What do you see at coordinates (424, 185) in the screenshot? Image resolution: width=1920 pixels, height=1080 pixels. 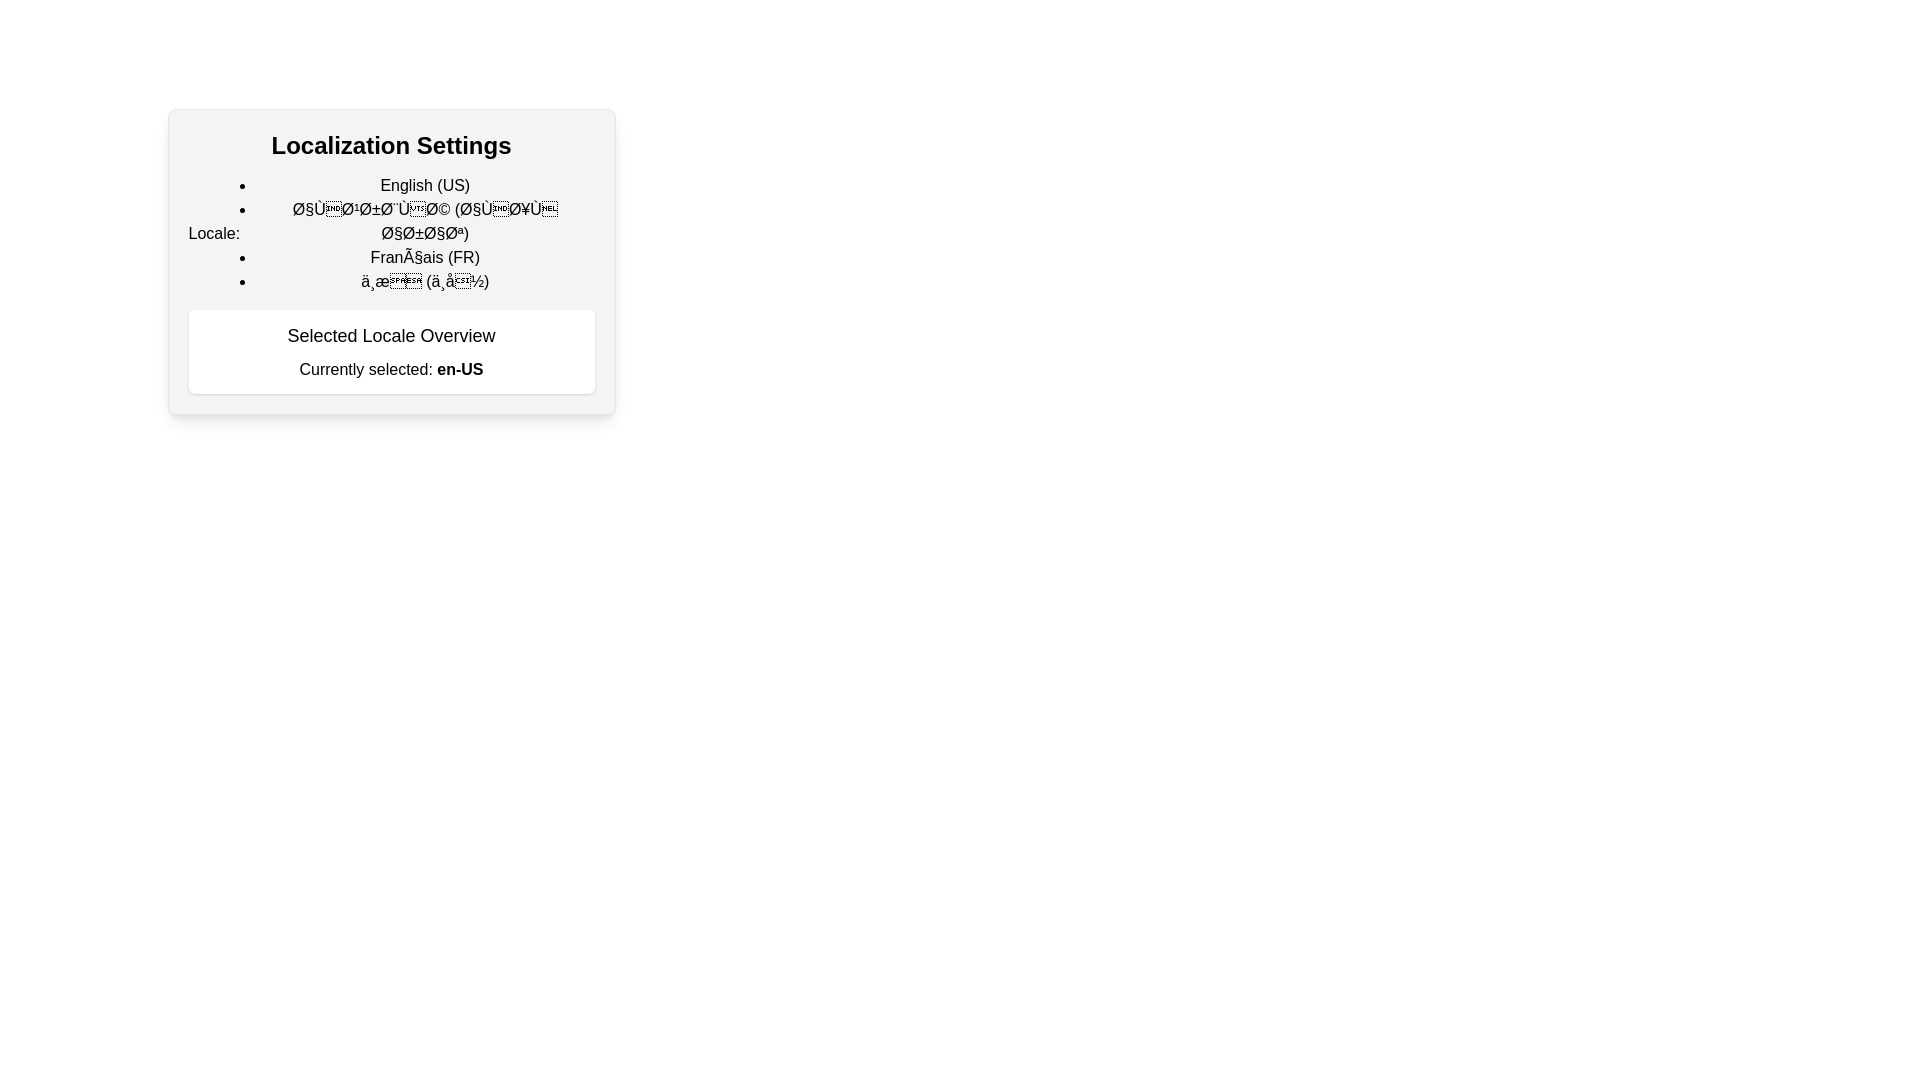 I see `to select the 'English (US)' locale text element located under the 'Locale:' section in the 'Localization Settings' group` at bounding box center [424, 185].